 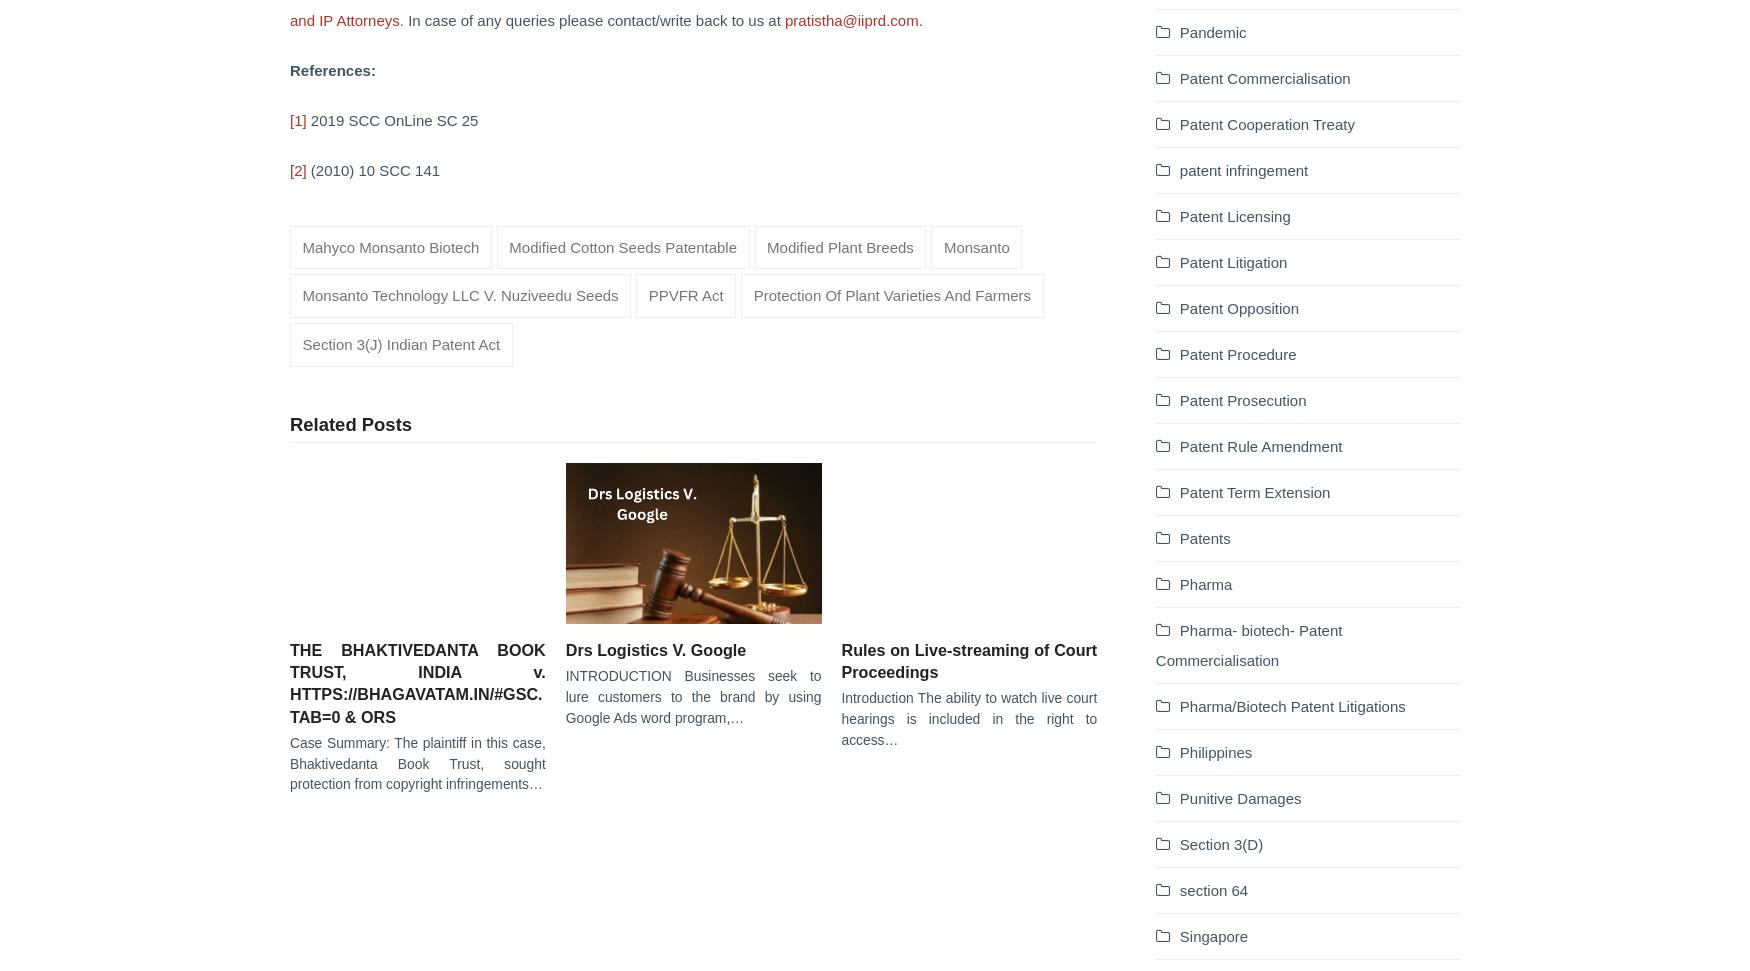 I want to click on '2019 SCC OnLine SC 25', so click(x=391, y=119).